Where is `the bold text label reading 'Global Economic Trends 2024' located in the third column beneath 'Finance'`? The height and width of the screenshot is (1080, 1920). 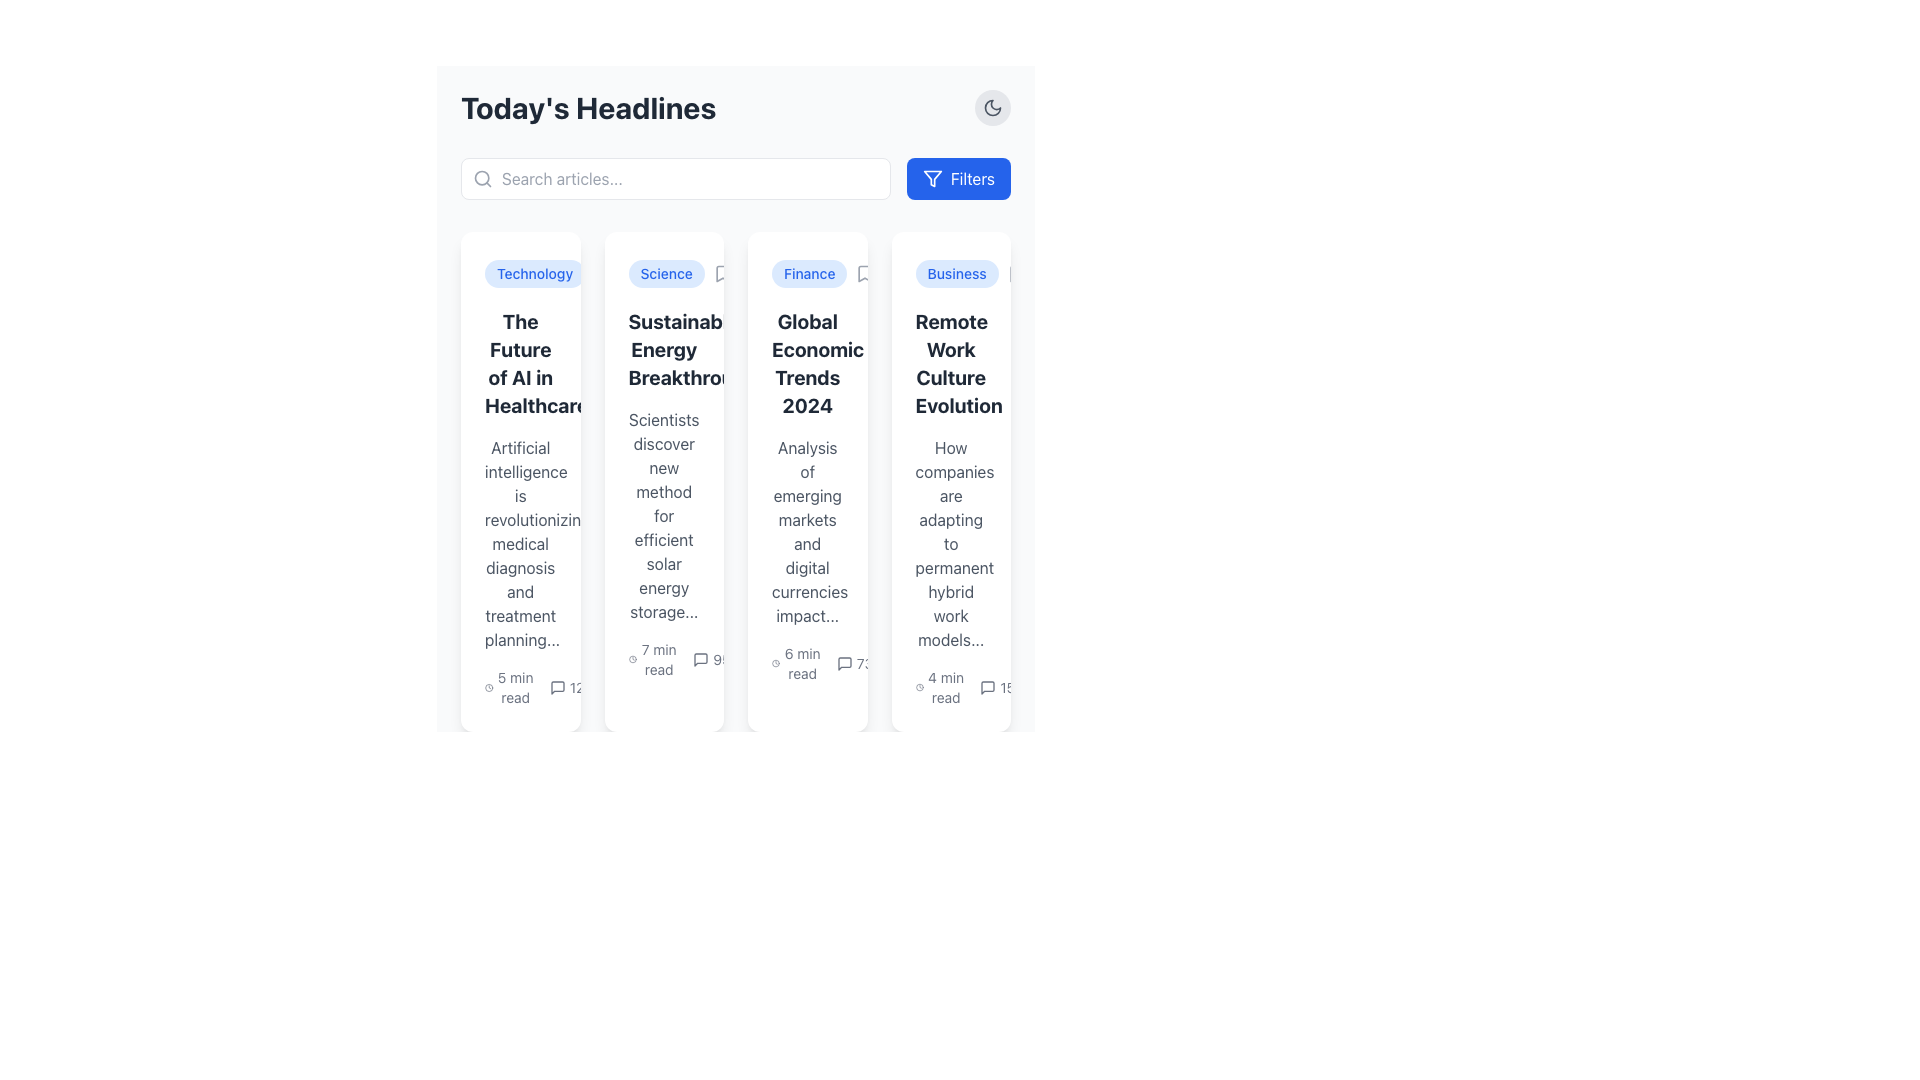
the bold text label reading 'Global Economic Trends 2024' located in the third column beneath 'Finance' is located at coordinates (807, 363).